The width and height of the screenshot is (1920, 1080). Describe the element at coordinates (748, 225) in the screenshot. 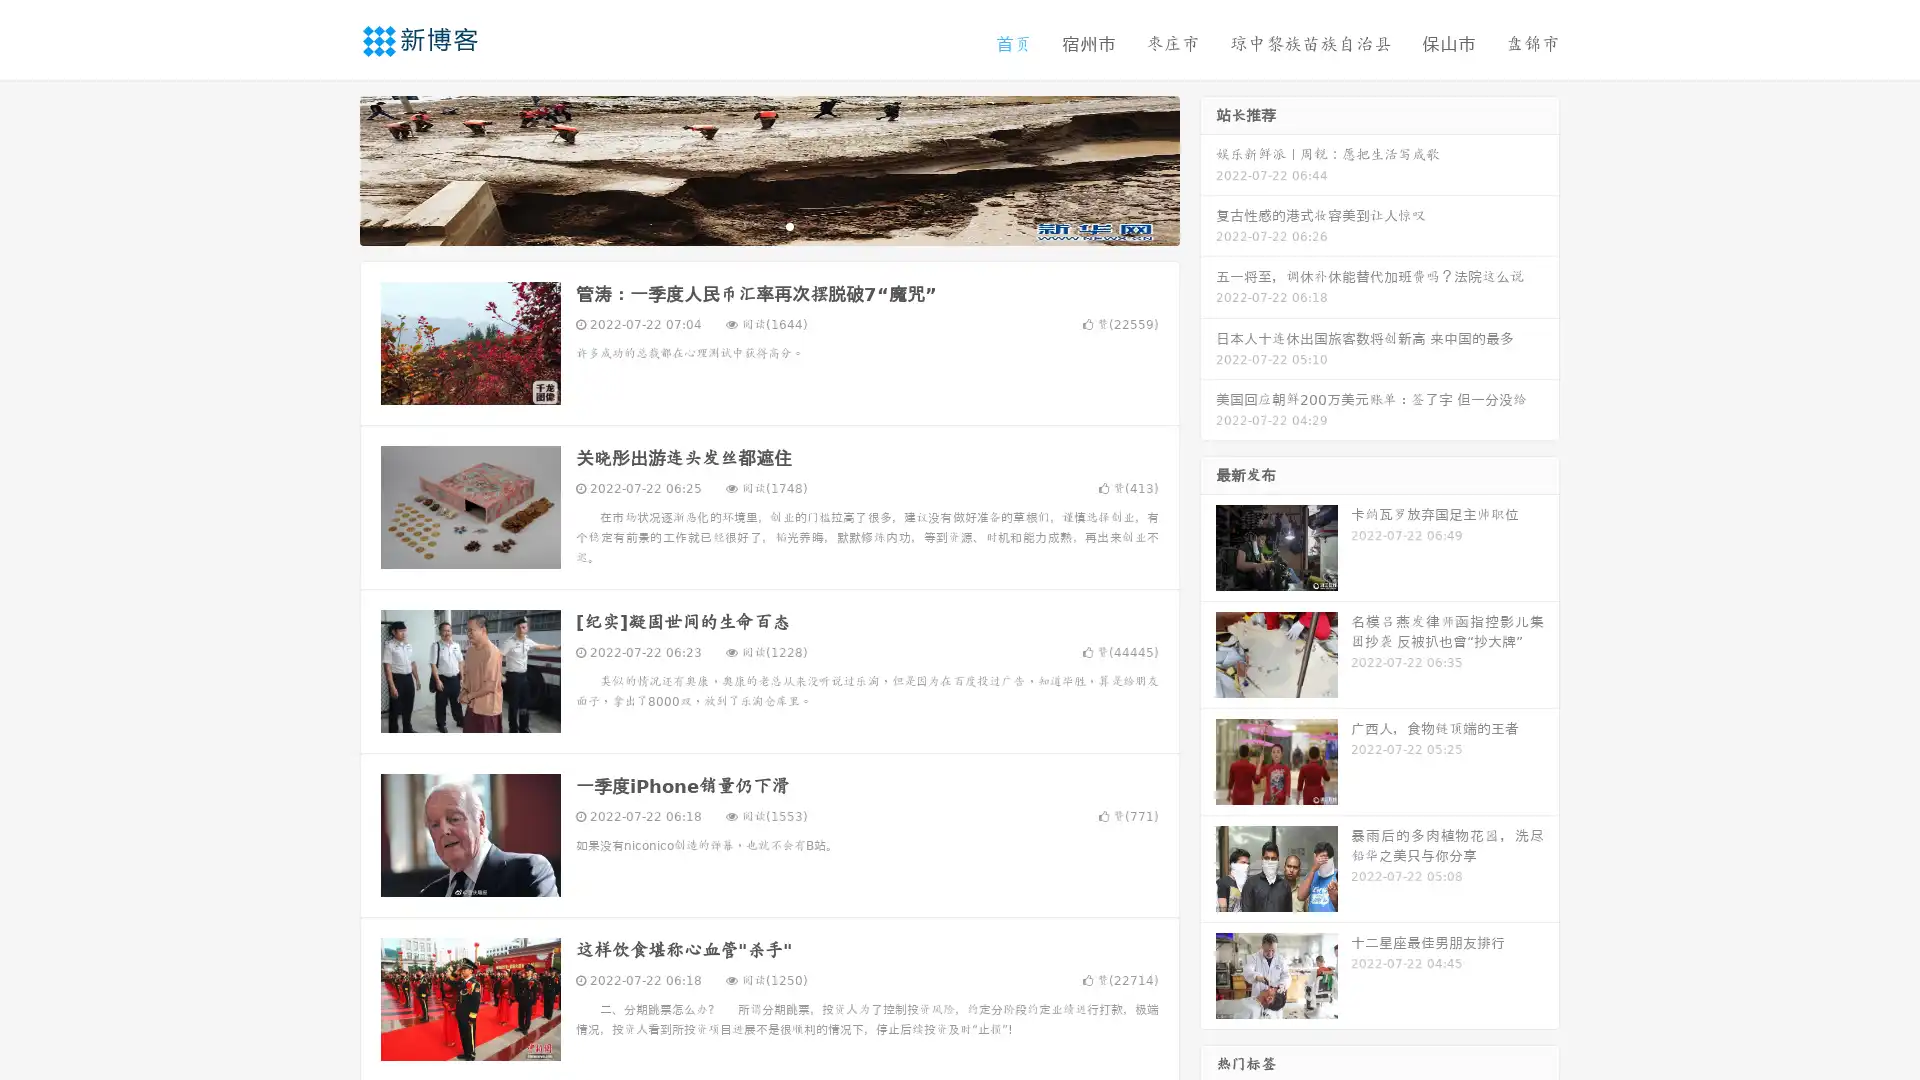

I see `Go to slide 1` at that location.